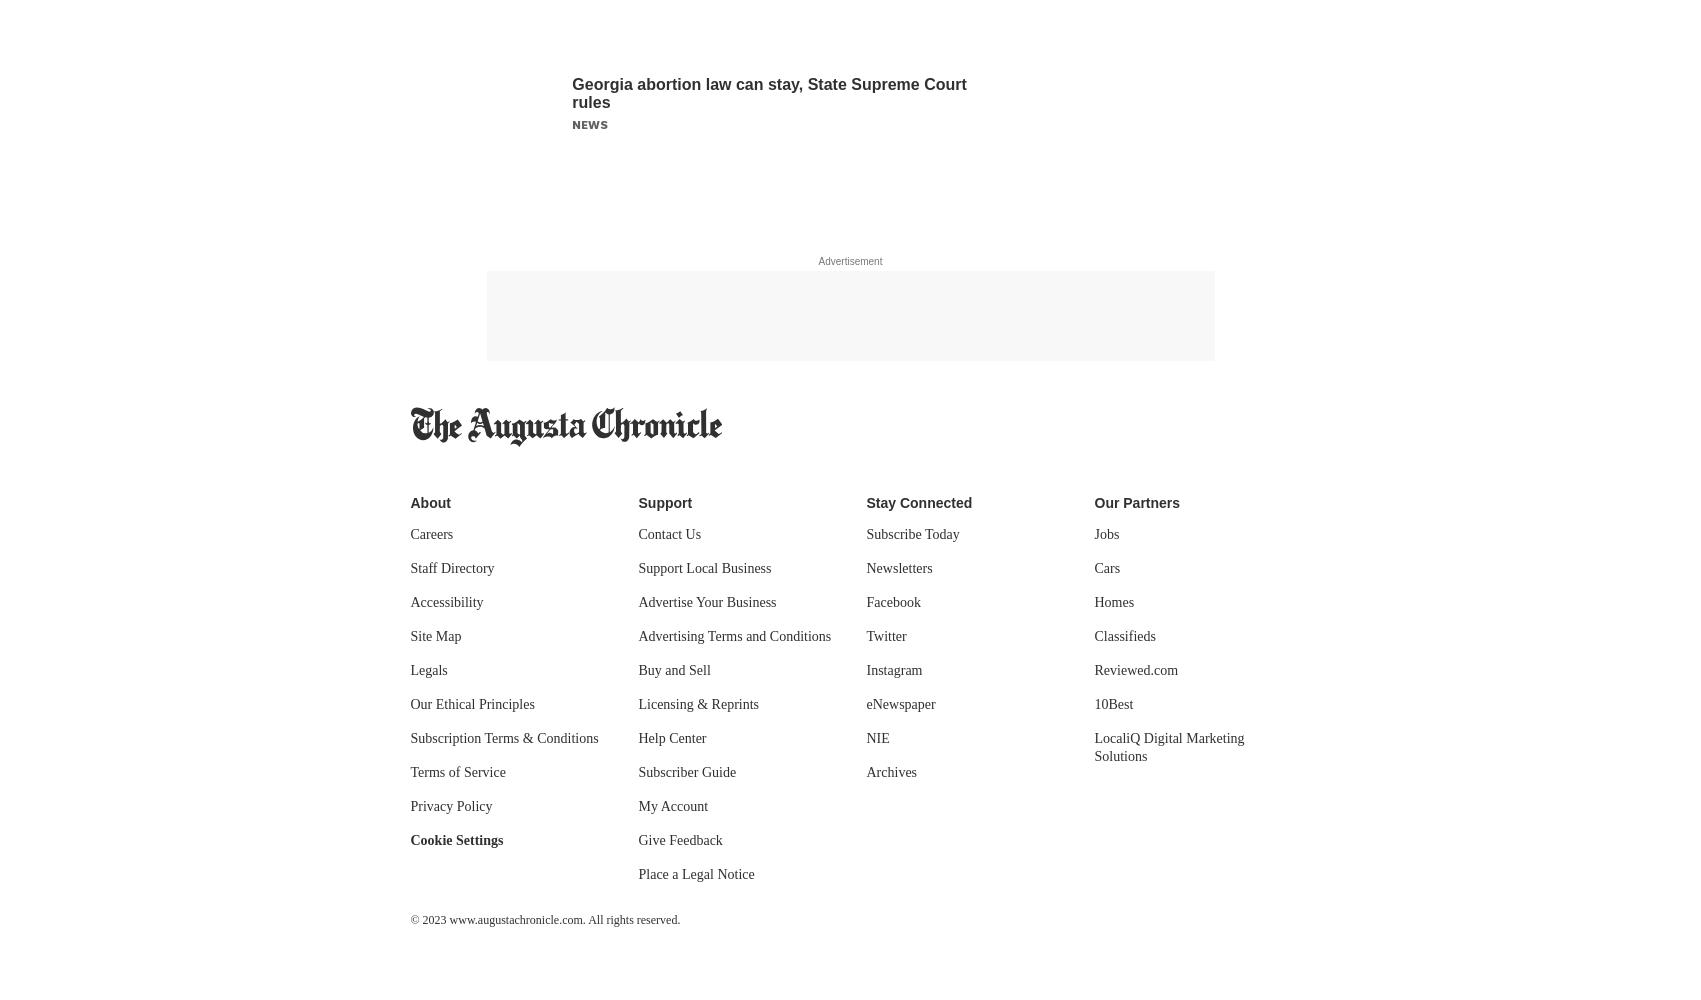  I want to click on 'My Account', so click(671, 806).